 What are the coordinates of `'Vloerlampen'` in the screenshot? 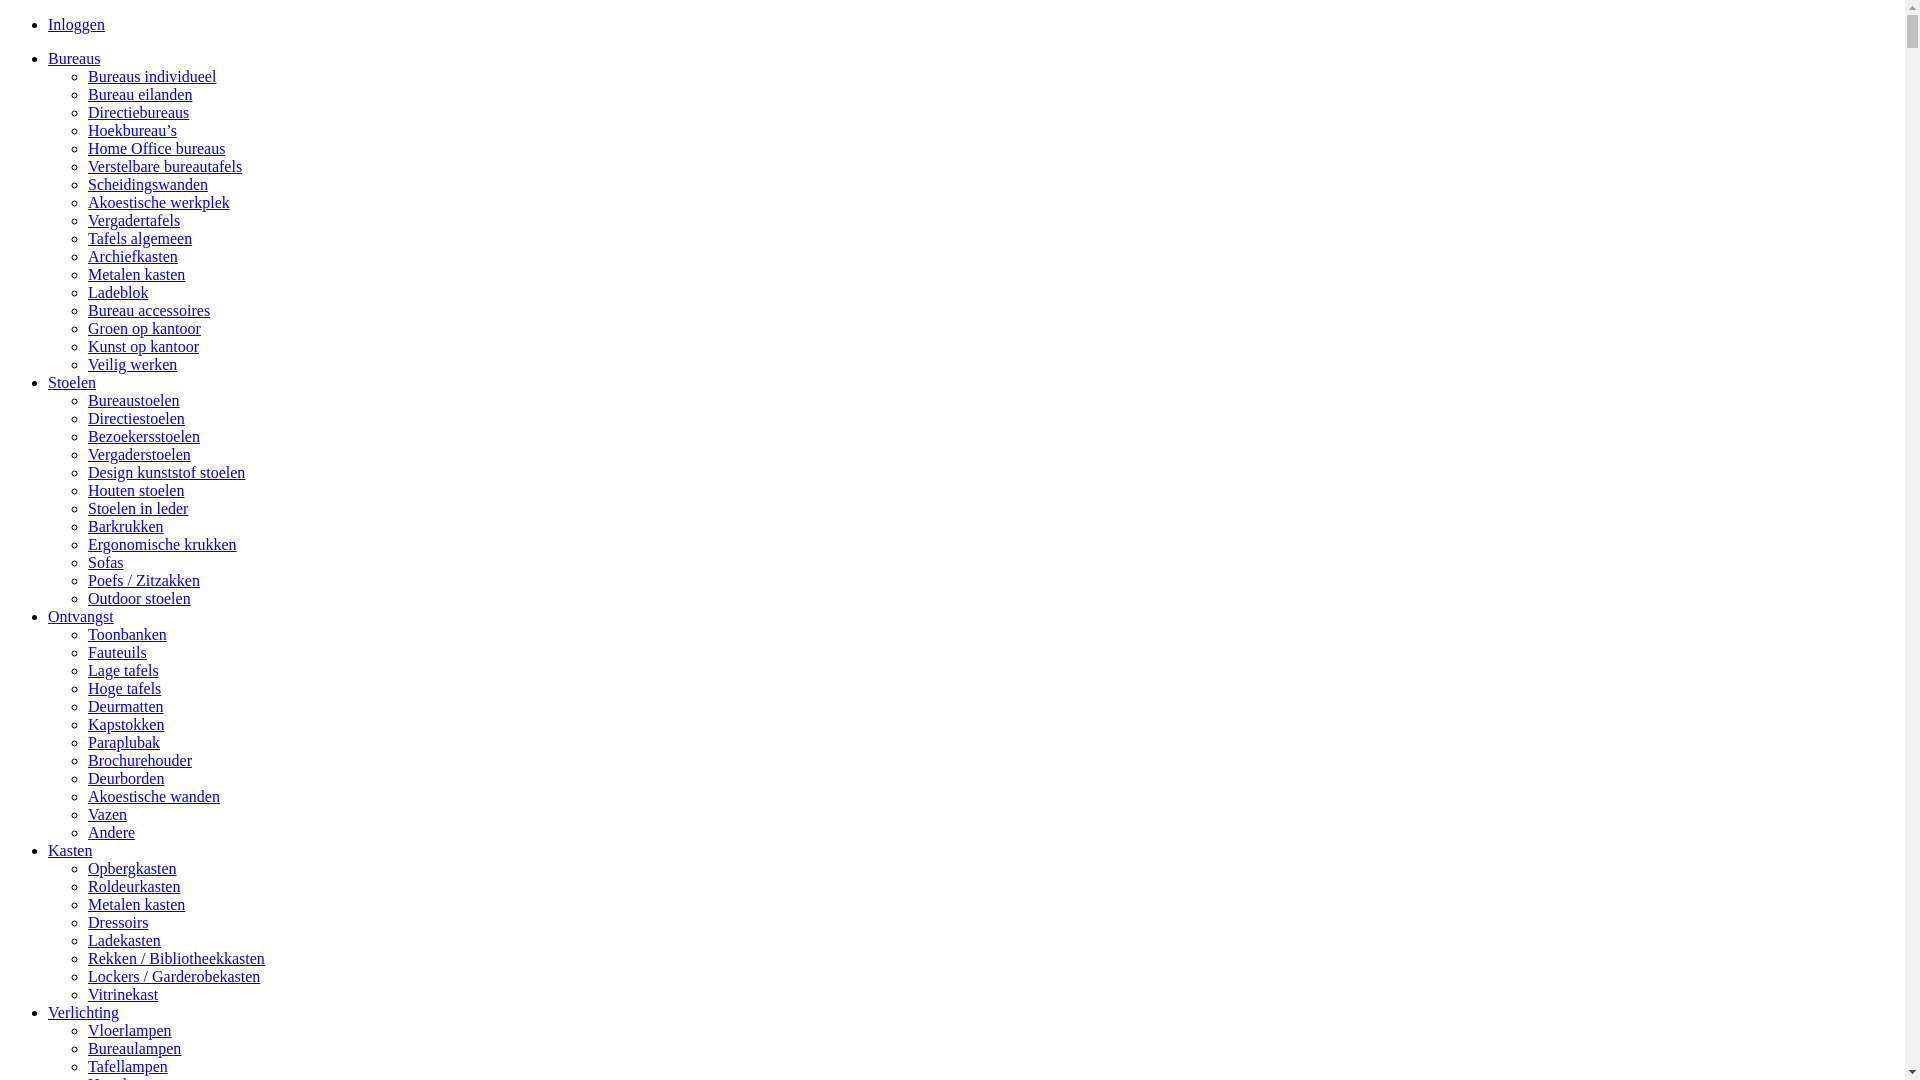 It's located at (128, 1030).